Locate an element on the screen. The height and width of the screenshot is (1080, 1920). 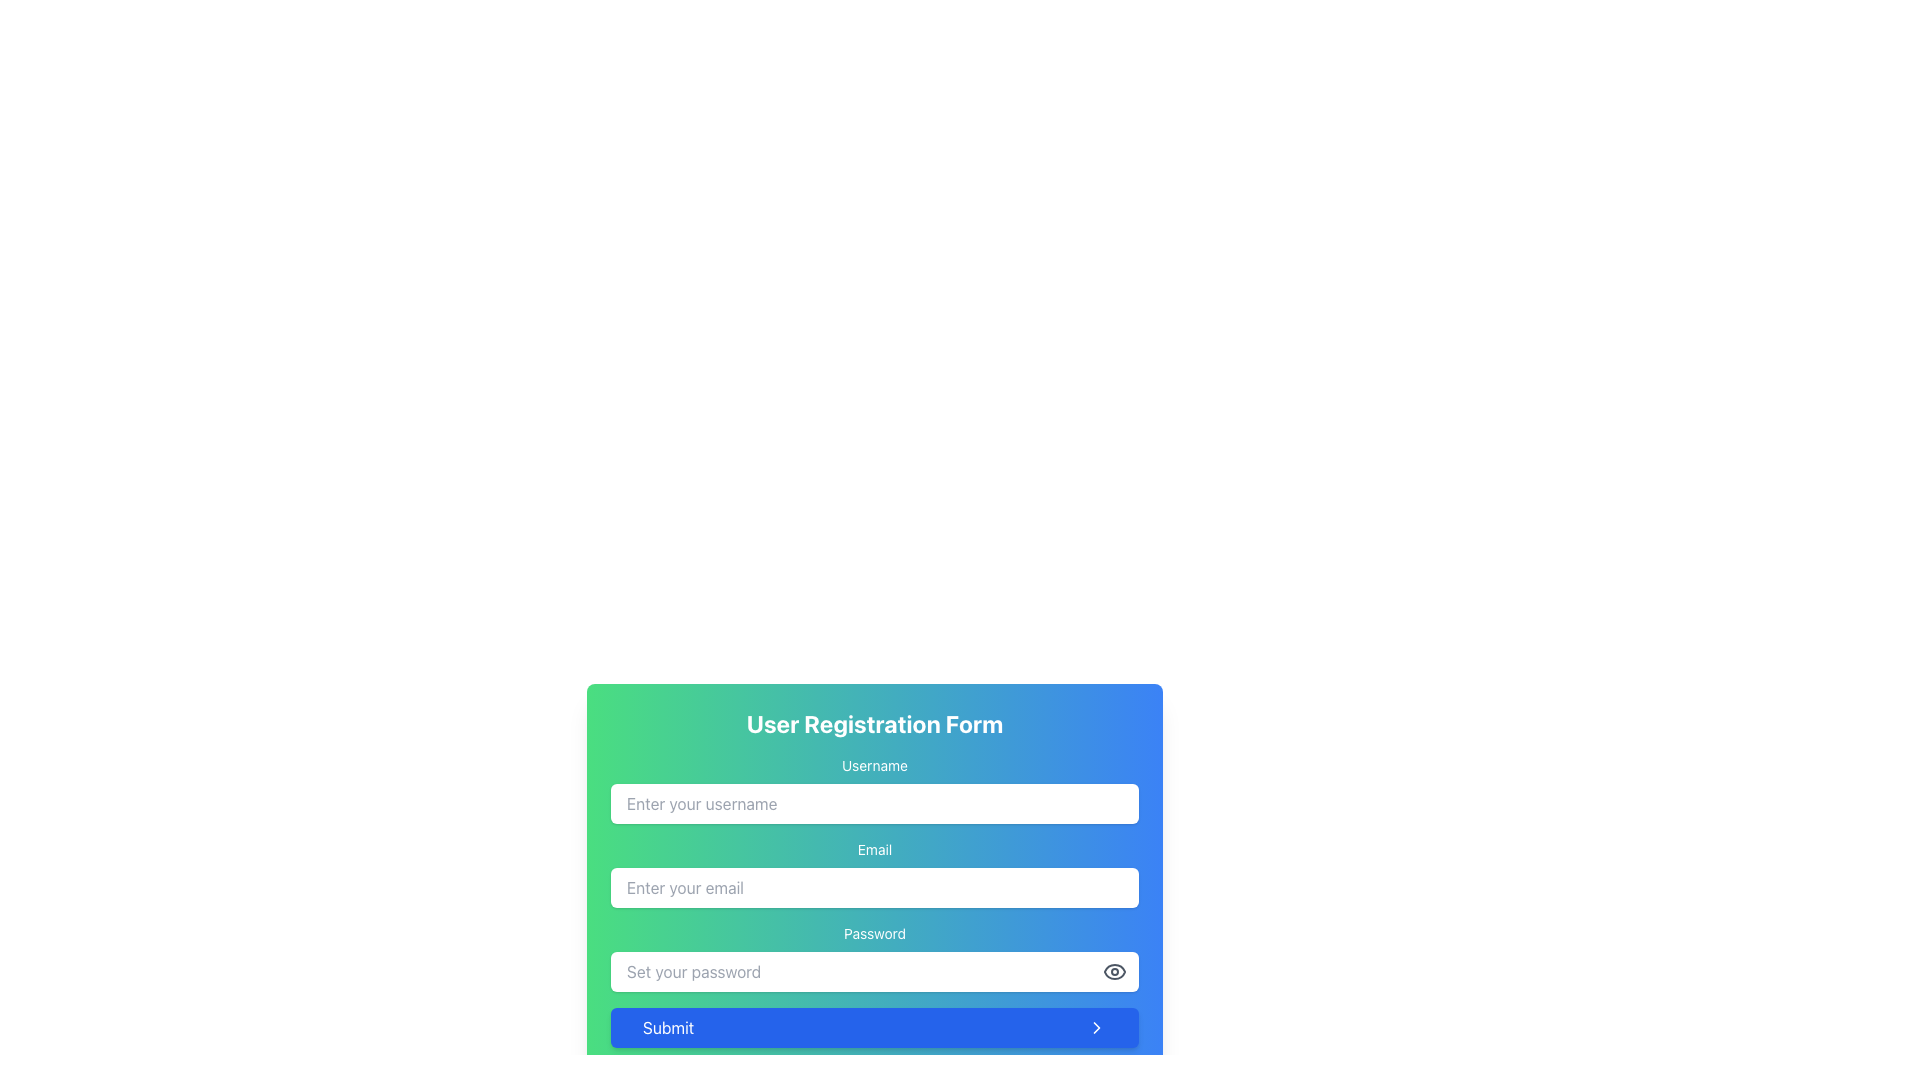
the eye-shaped icon within the button located next to the password input field is located at coordinates (1113, 971).